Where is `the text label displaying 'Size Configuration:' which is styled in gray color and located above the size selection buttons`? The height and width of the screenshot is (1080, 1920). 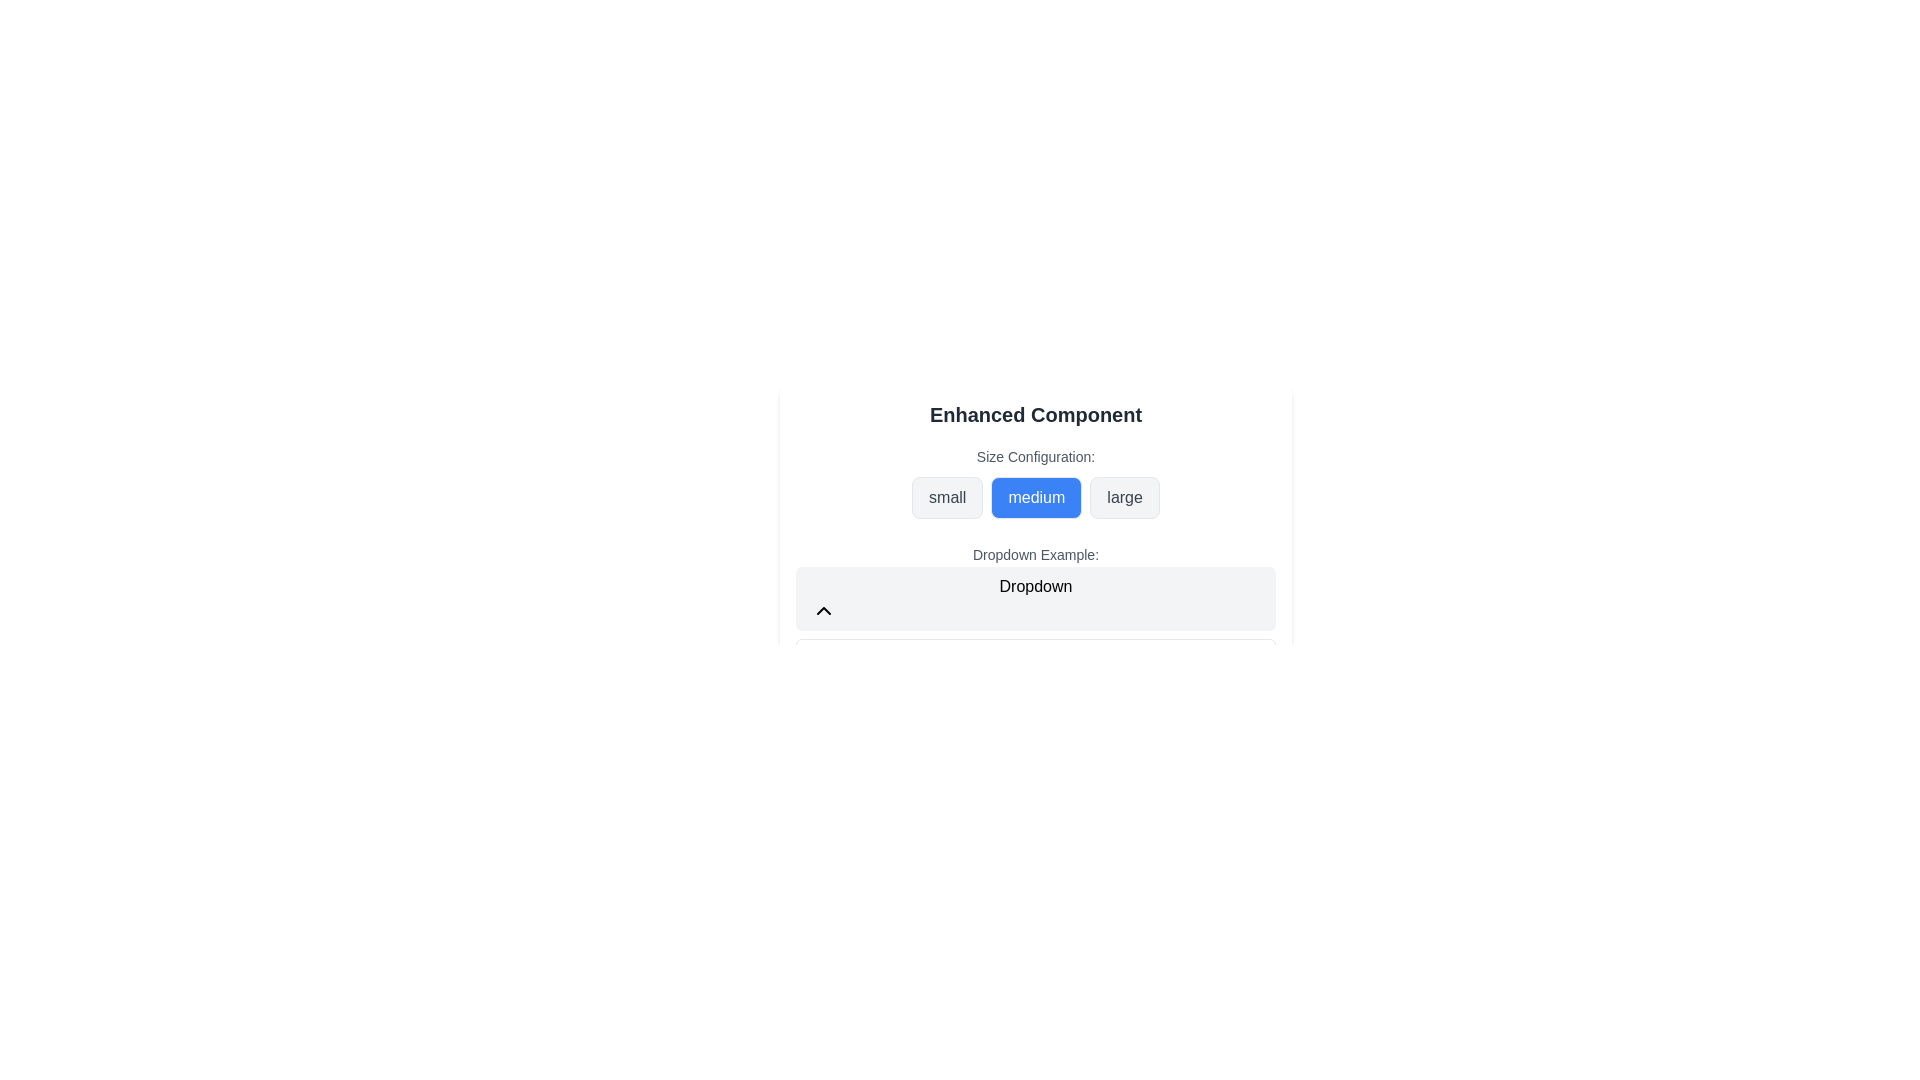
the text label displaying 'Size Configuration:' which is styled in gray color and located above the size selection buttons is located at coordinates (1036, 456).